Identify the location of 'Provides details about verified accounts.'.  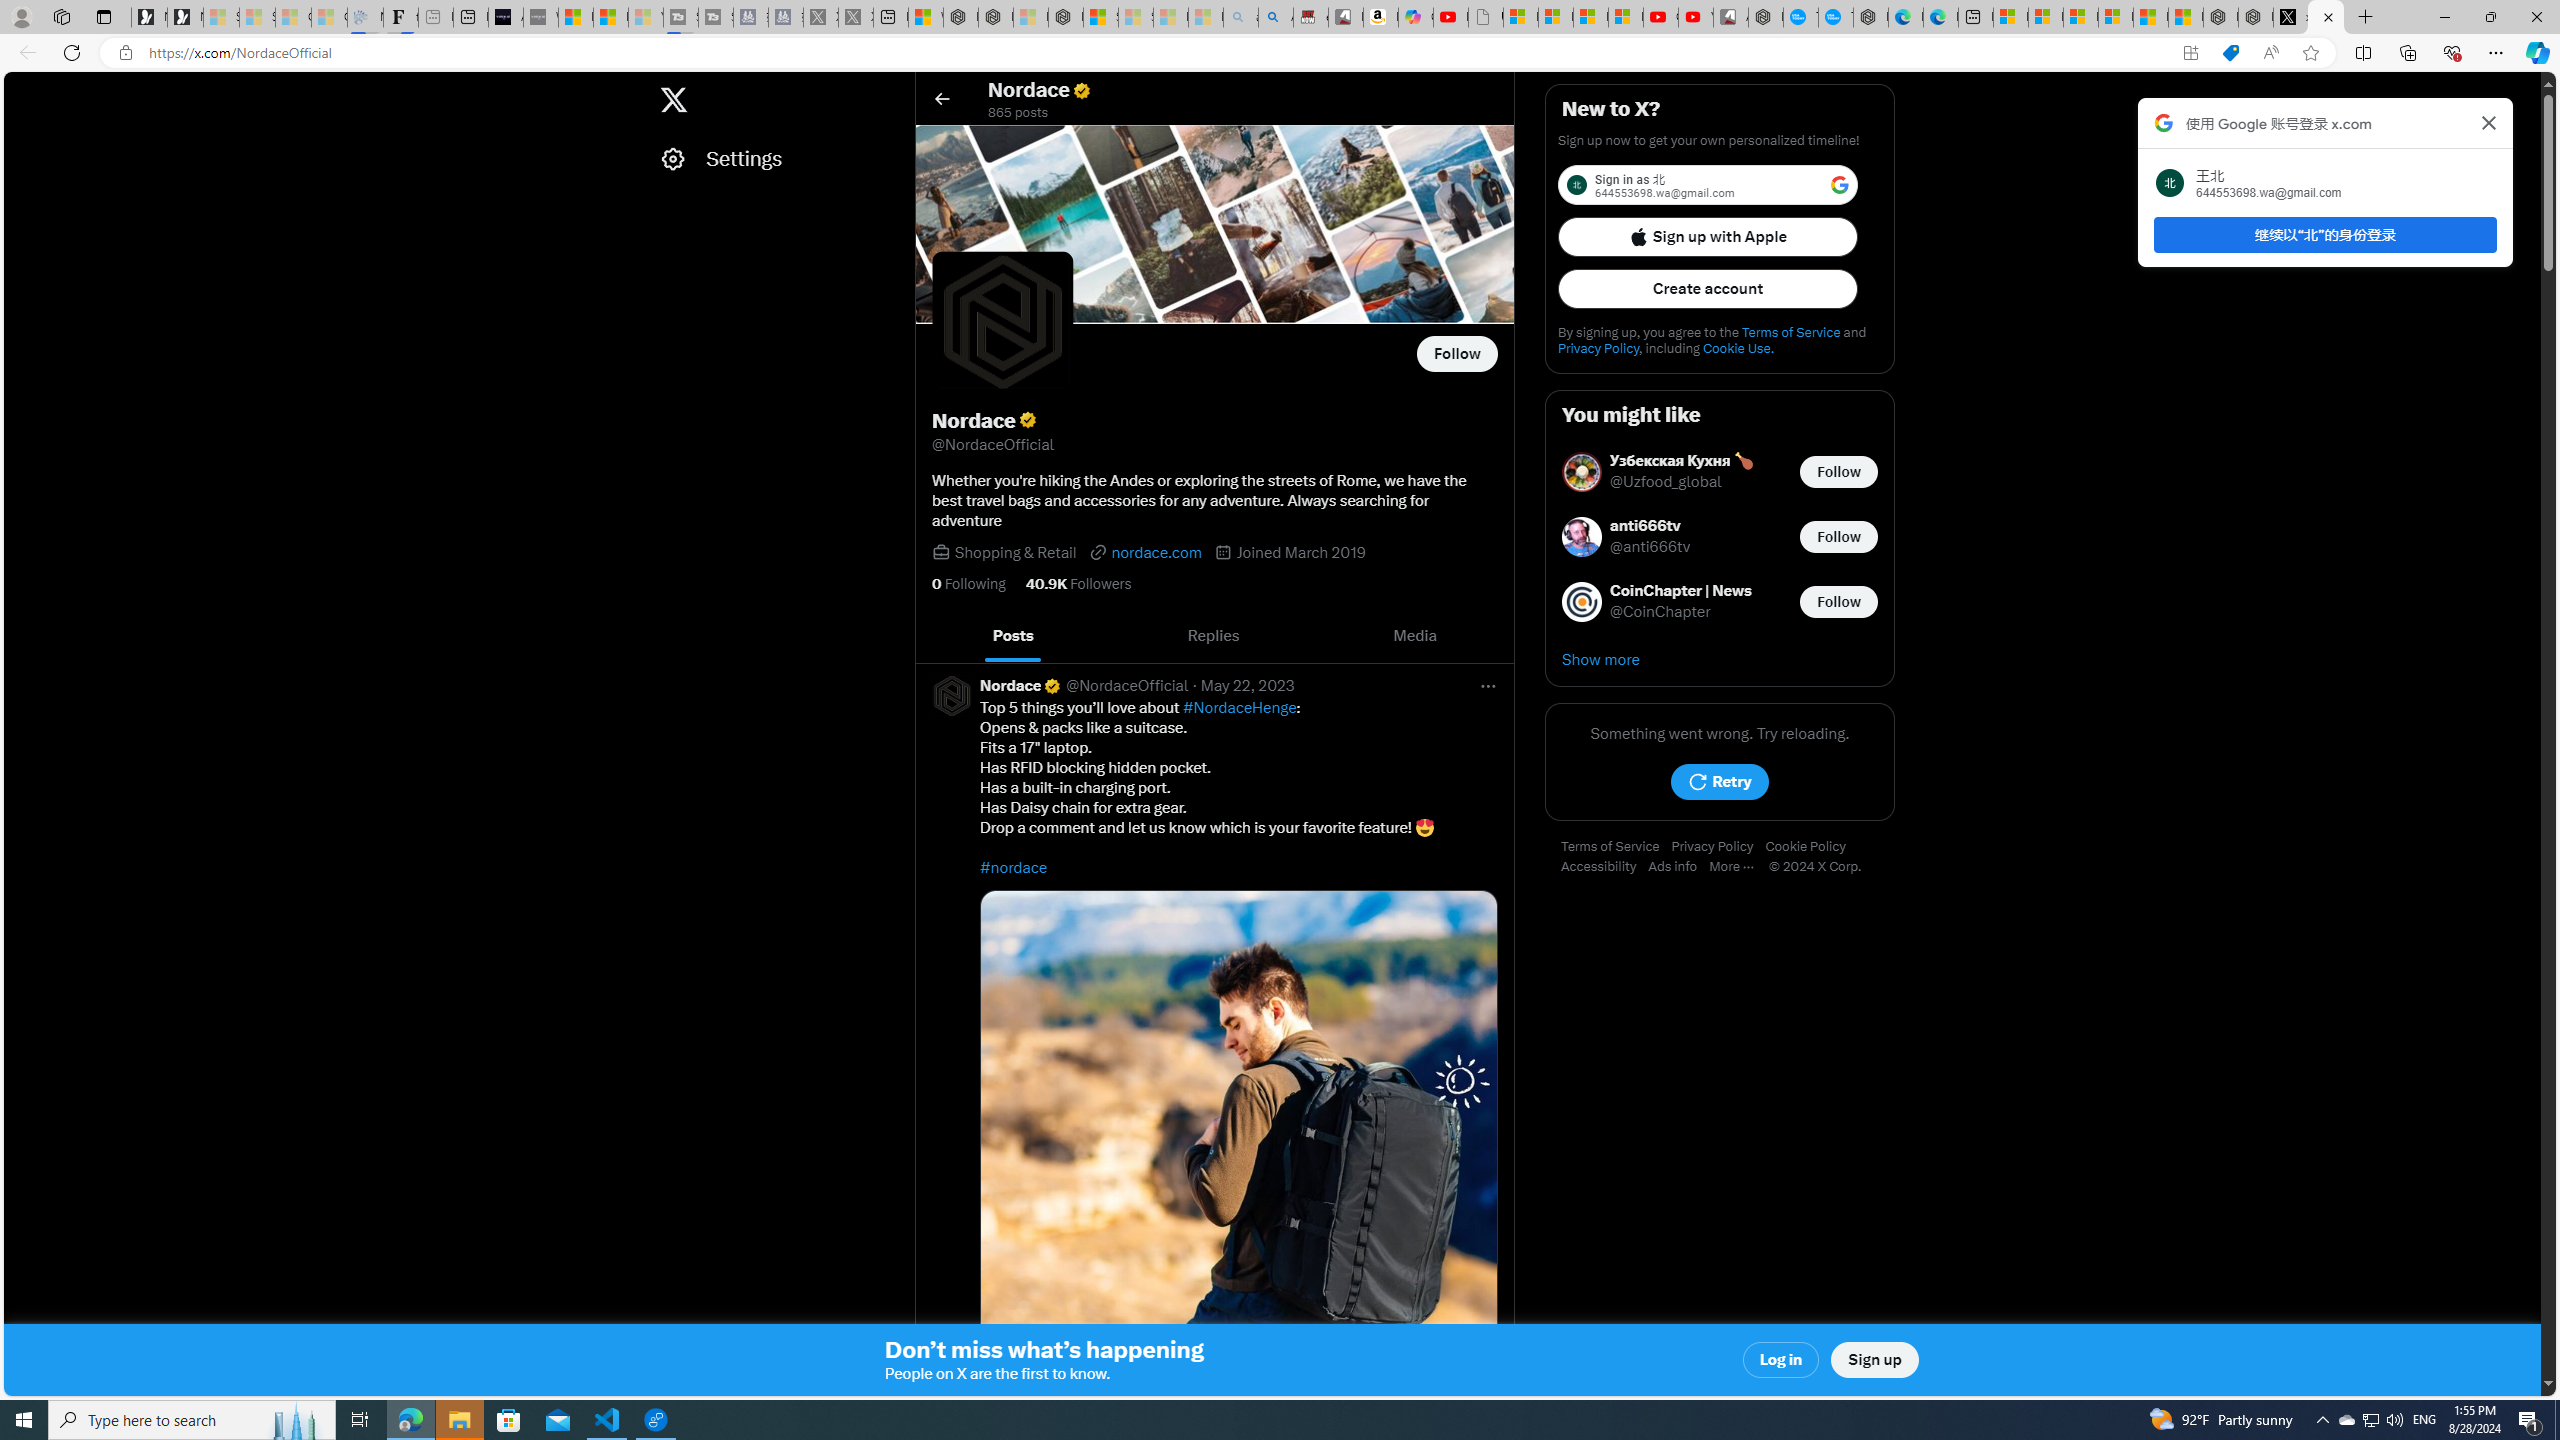
(1026, 420).